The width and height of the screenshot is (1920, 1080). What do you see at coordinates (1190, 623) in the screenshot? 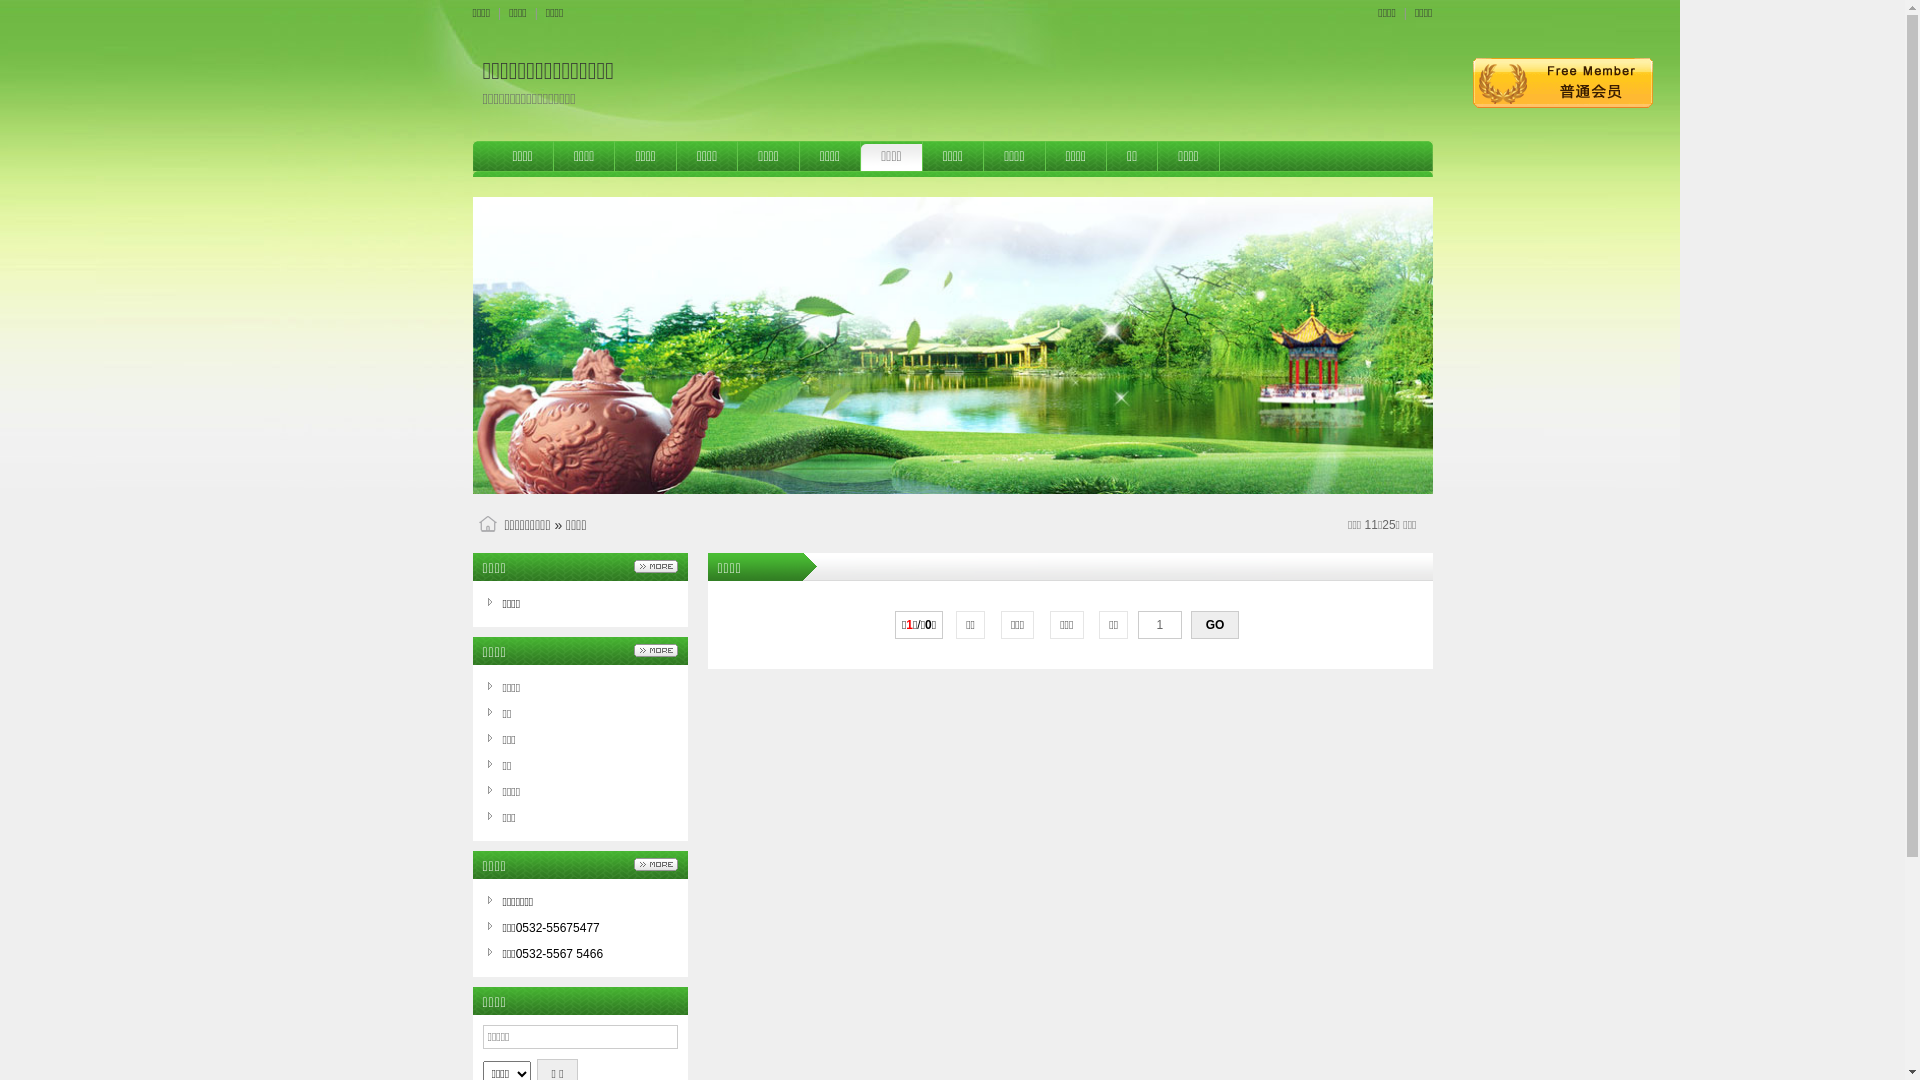
I see `'GO'` at bounding box center [1190, 623].